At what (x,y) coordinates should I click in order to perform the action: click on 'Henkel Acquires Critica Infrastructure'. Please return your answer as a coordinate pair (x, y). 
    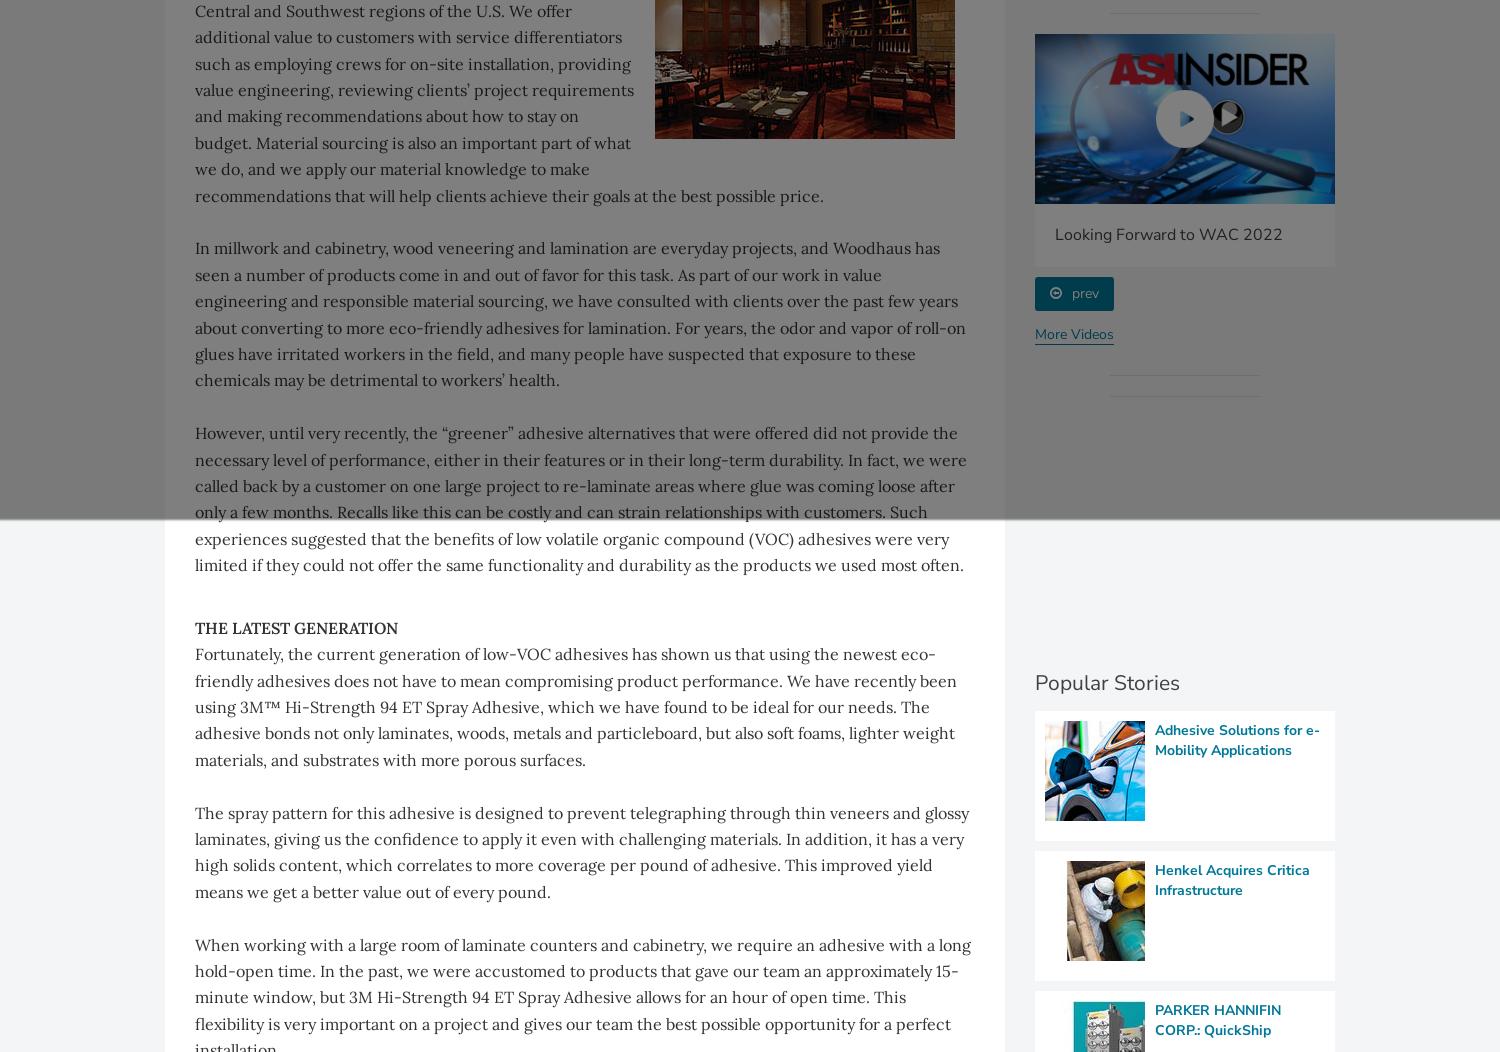
    Looking at the image, I should click on (1231, 880).